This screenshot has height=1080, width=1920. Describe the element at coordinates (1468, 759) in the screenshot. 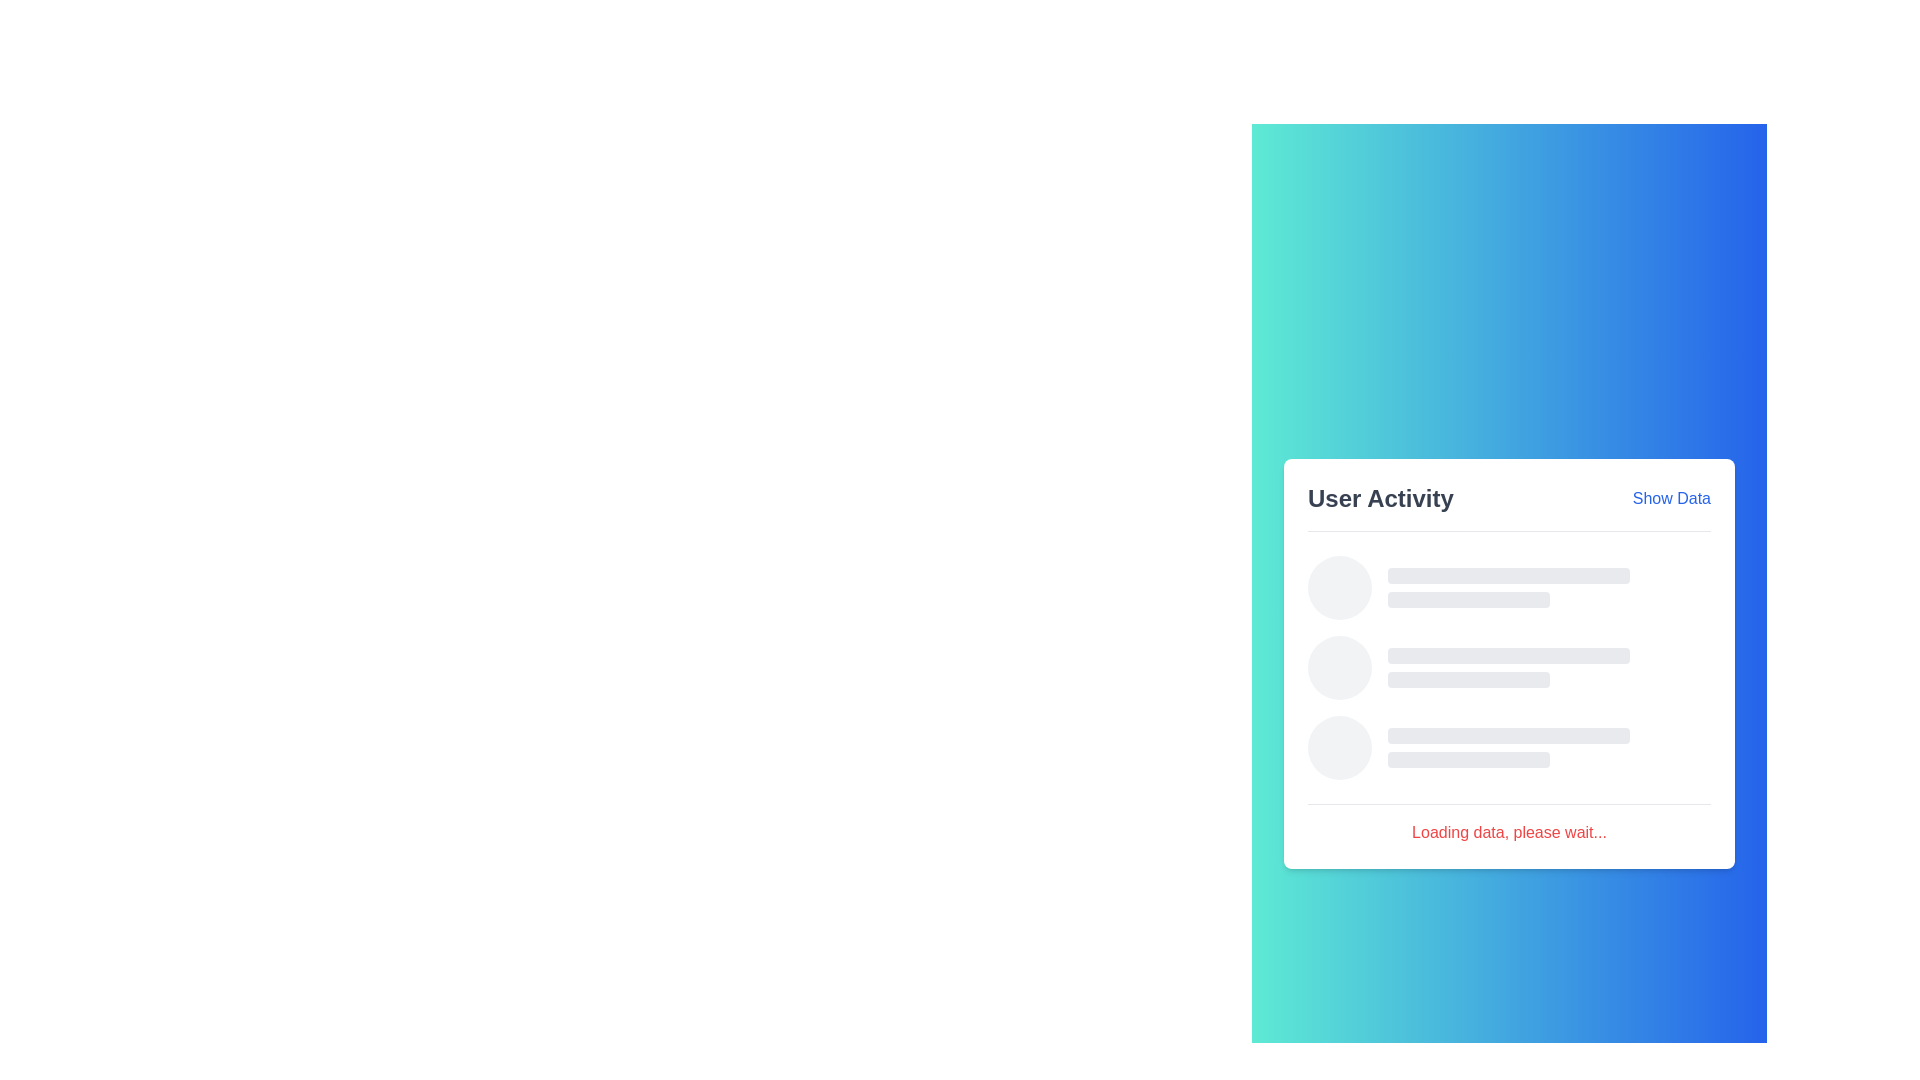

I see `the decorative rectangle with rounded edges located below a horizontal bar in the 'User Activity' card-like UI component` at that location.